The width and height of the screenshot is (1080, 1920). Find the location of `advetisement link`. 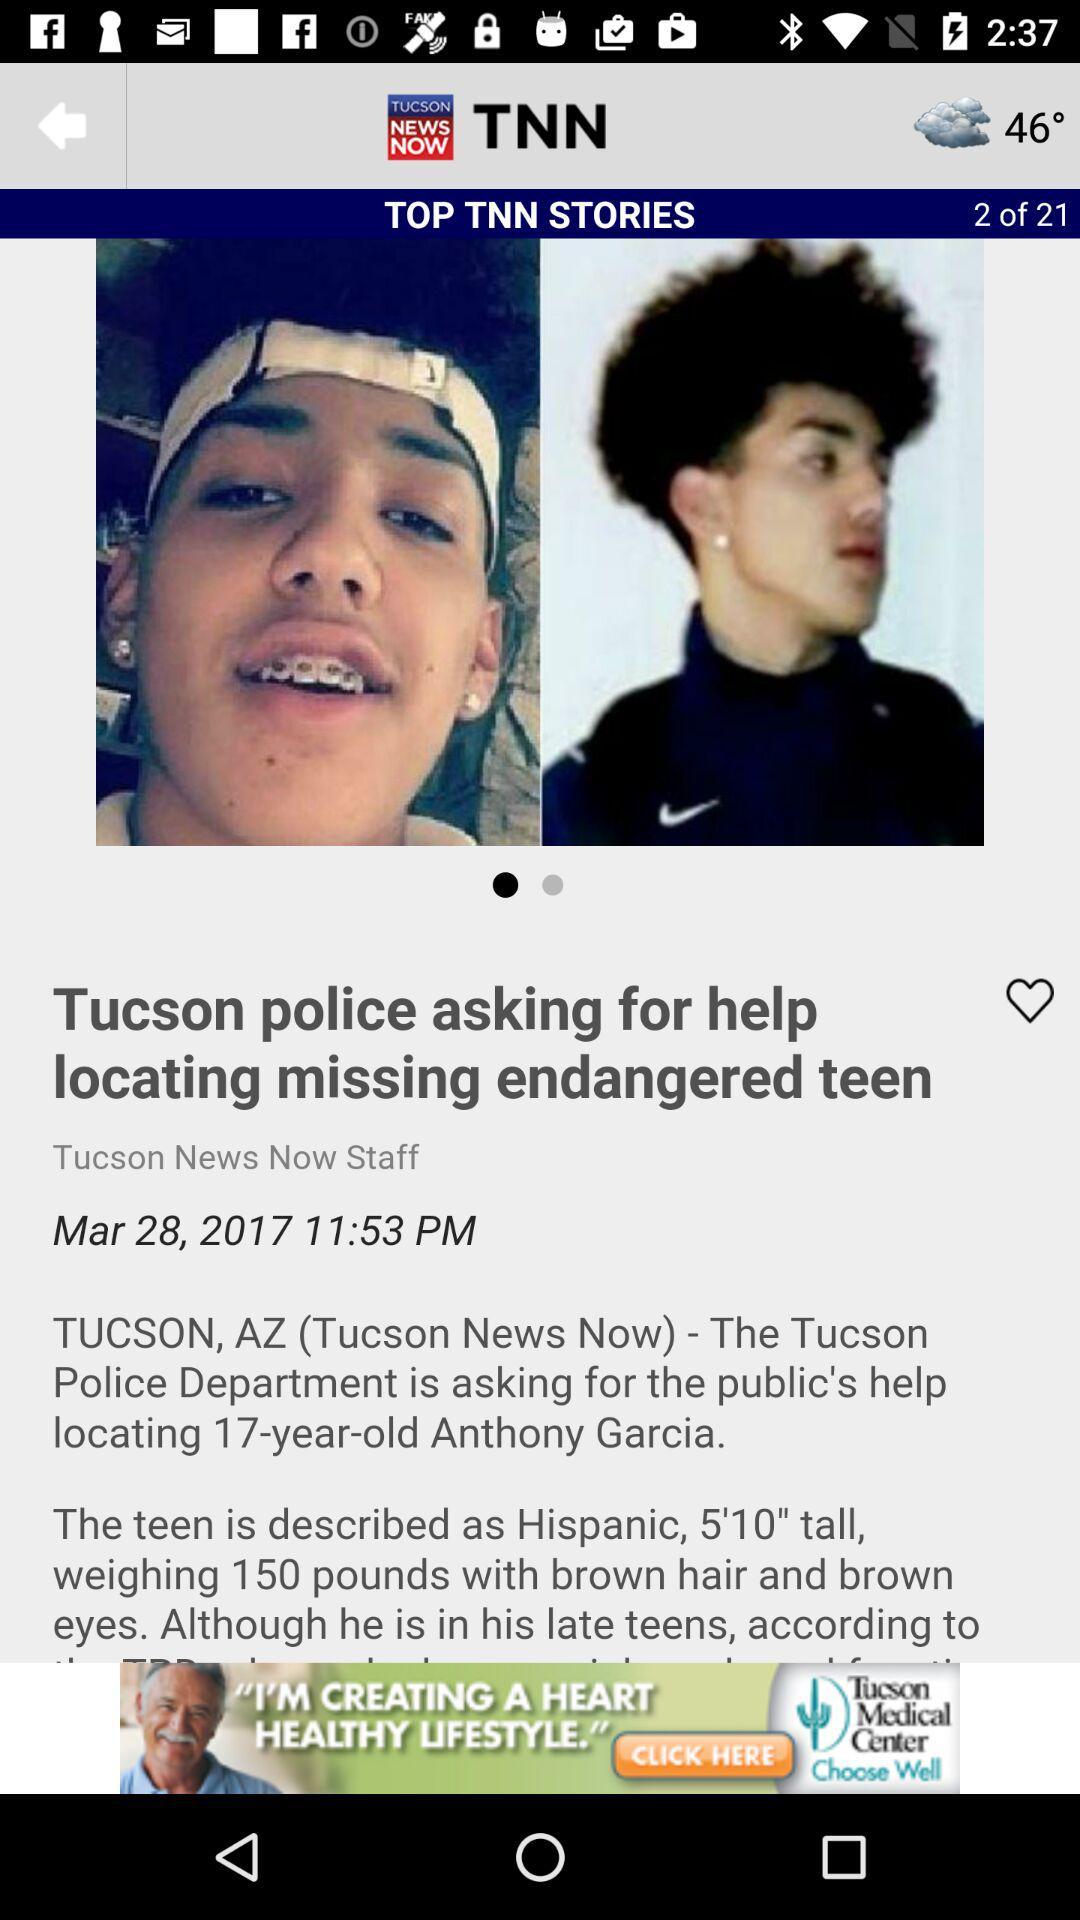

advetisement link is located at coordinates (540, 1727).